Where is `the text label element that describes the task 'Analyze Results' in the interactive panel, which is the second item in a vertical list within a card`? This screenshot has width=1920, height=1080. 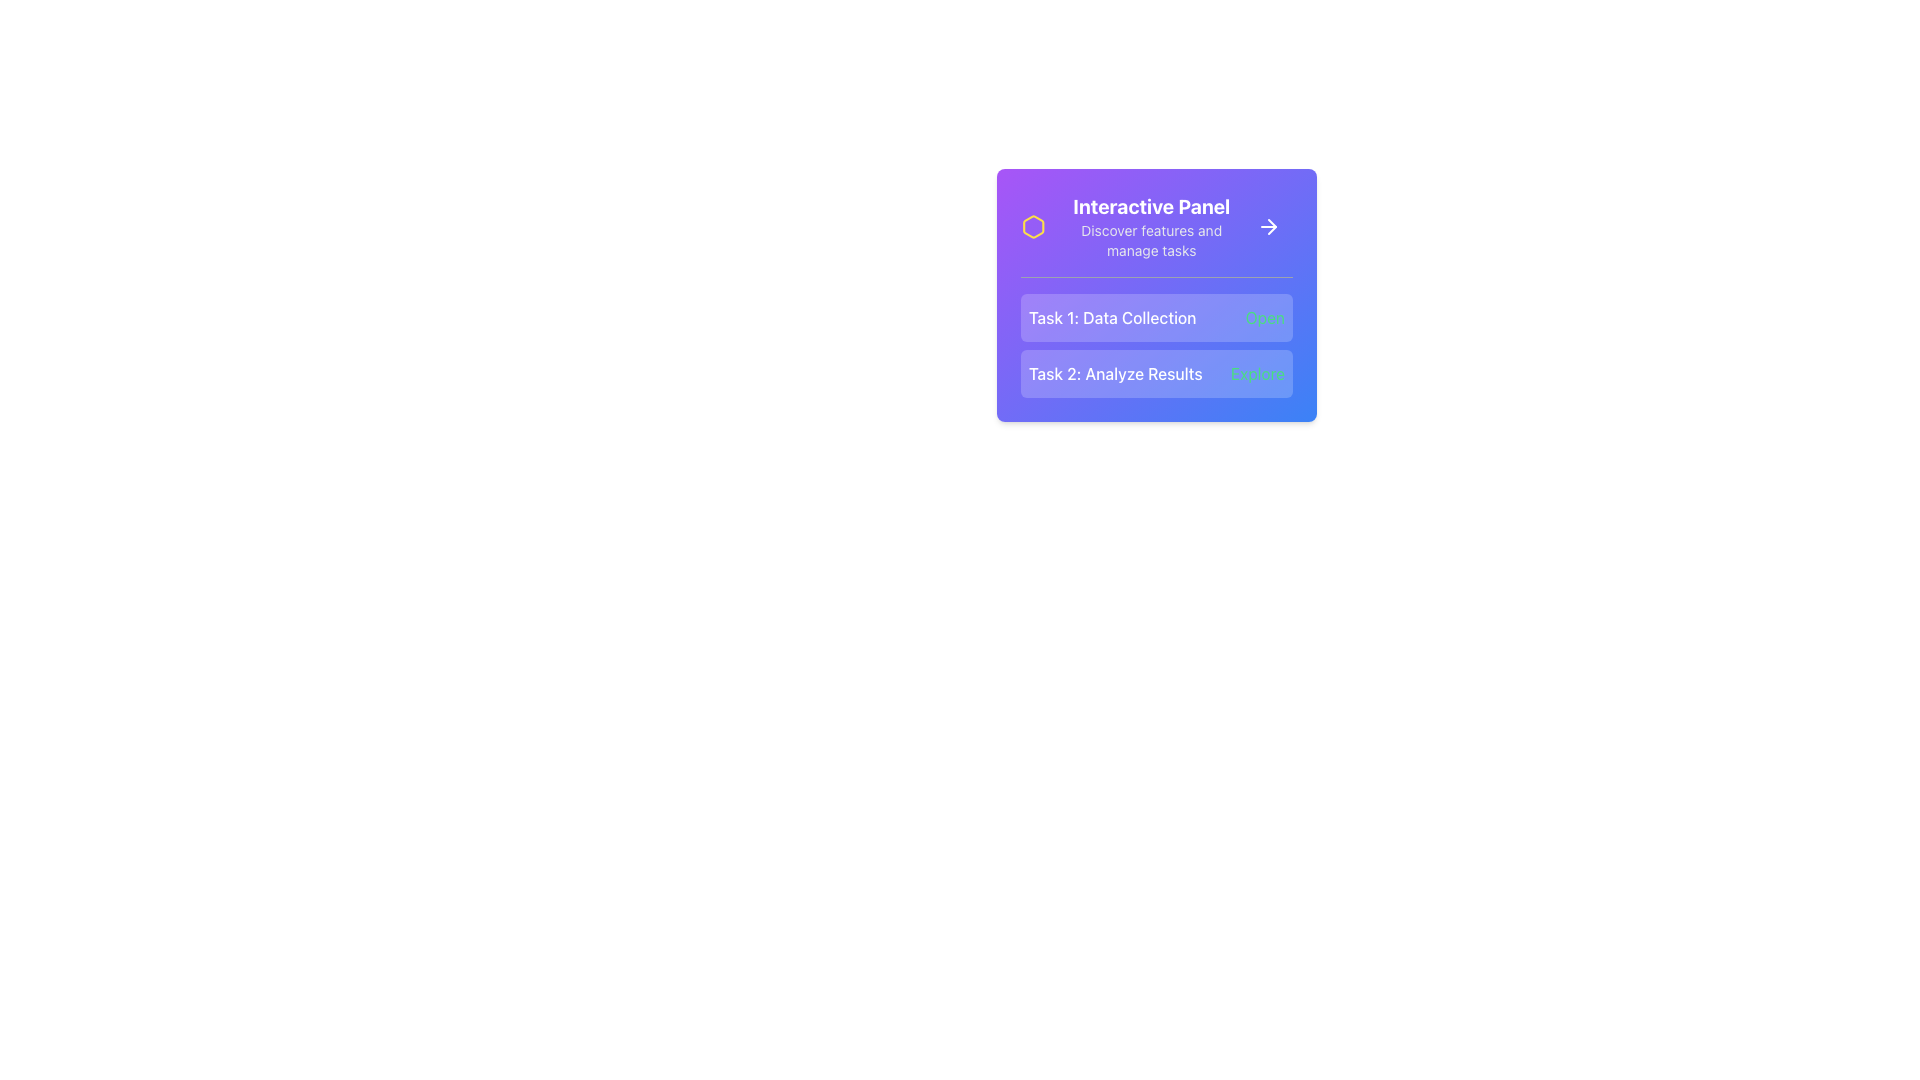 the text label element that describes the task 'Analyze Results' in the interactive panel, which is the second item in a vertical list within a card is located at coordinates (1114, 374).